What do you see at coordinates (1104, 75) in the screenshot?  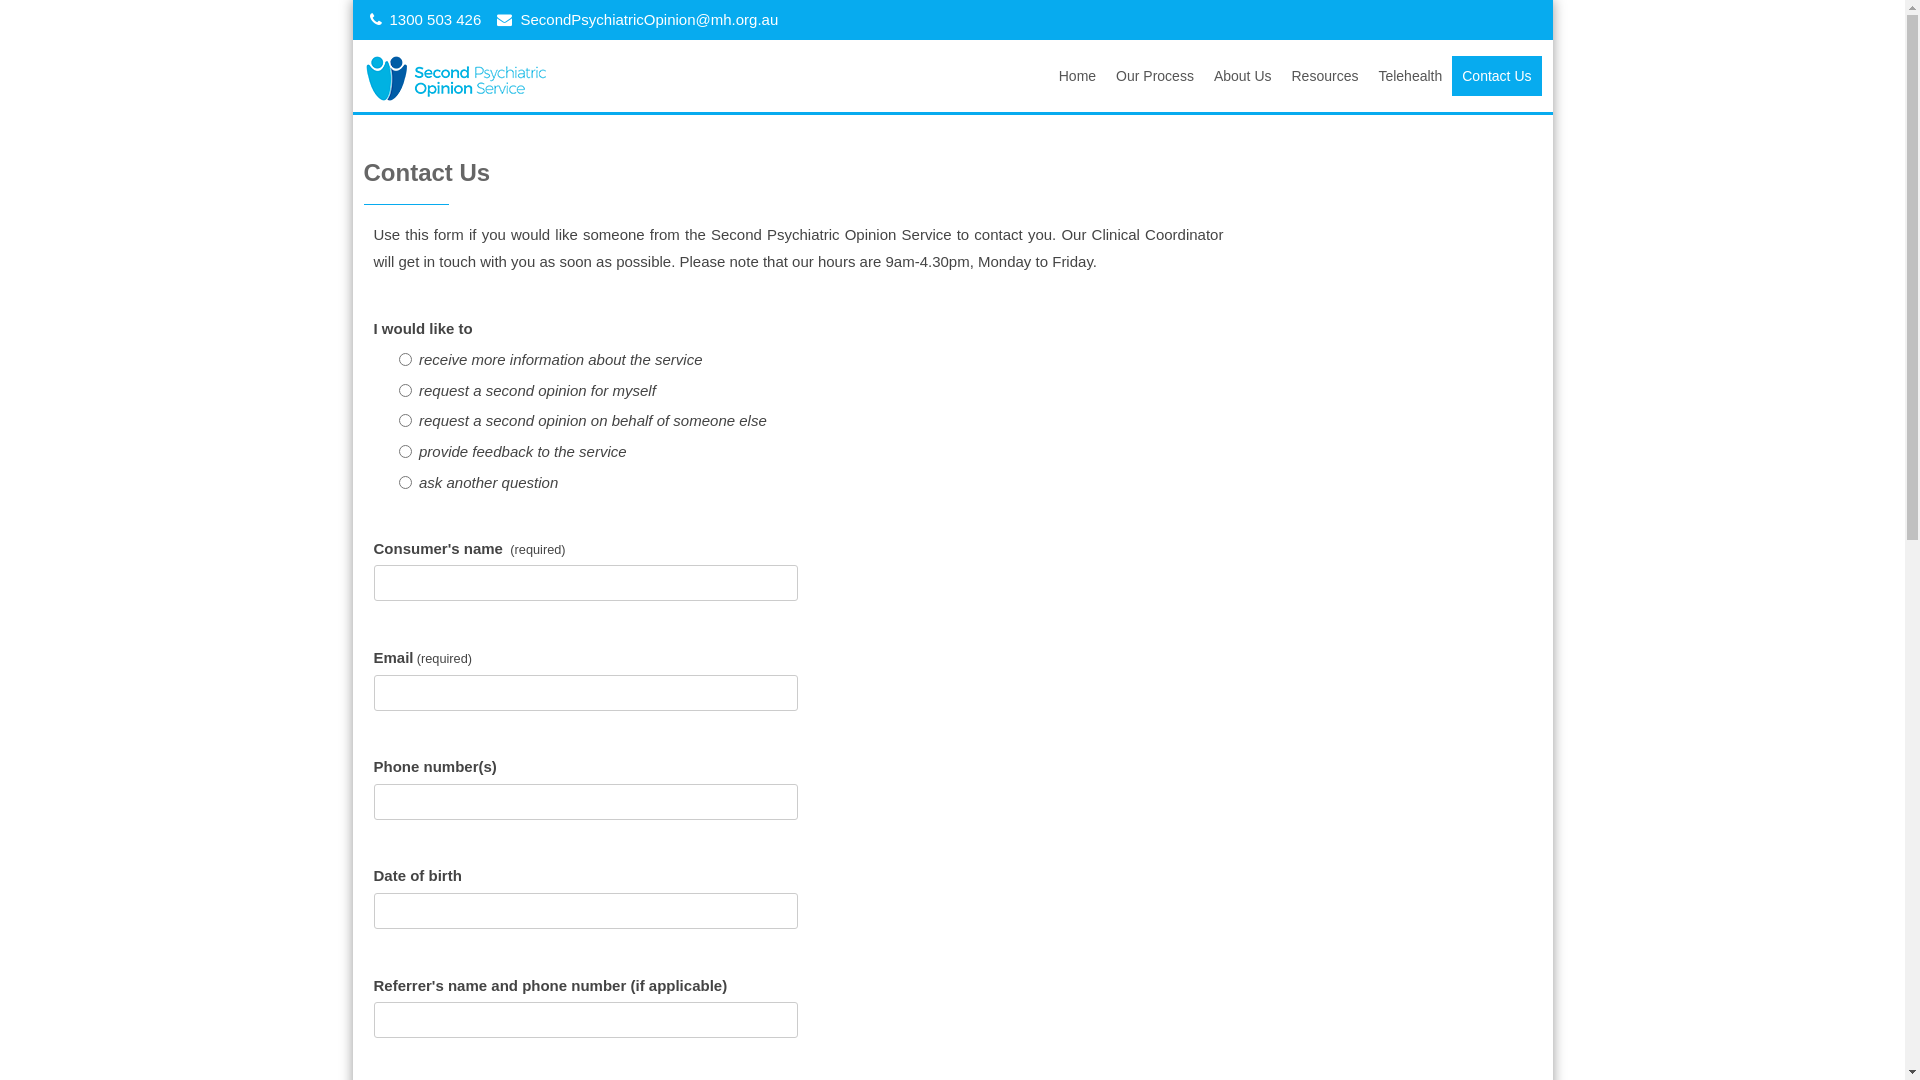 I see `'Our Process'` at bounding box center [1104, 75].